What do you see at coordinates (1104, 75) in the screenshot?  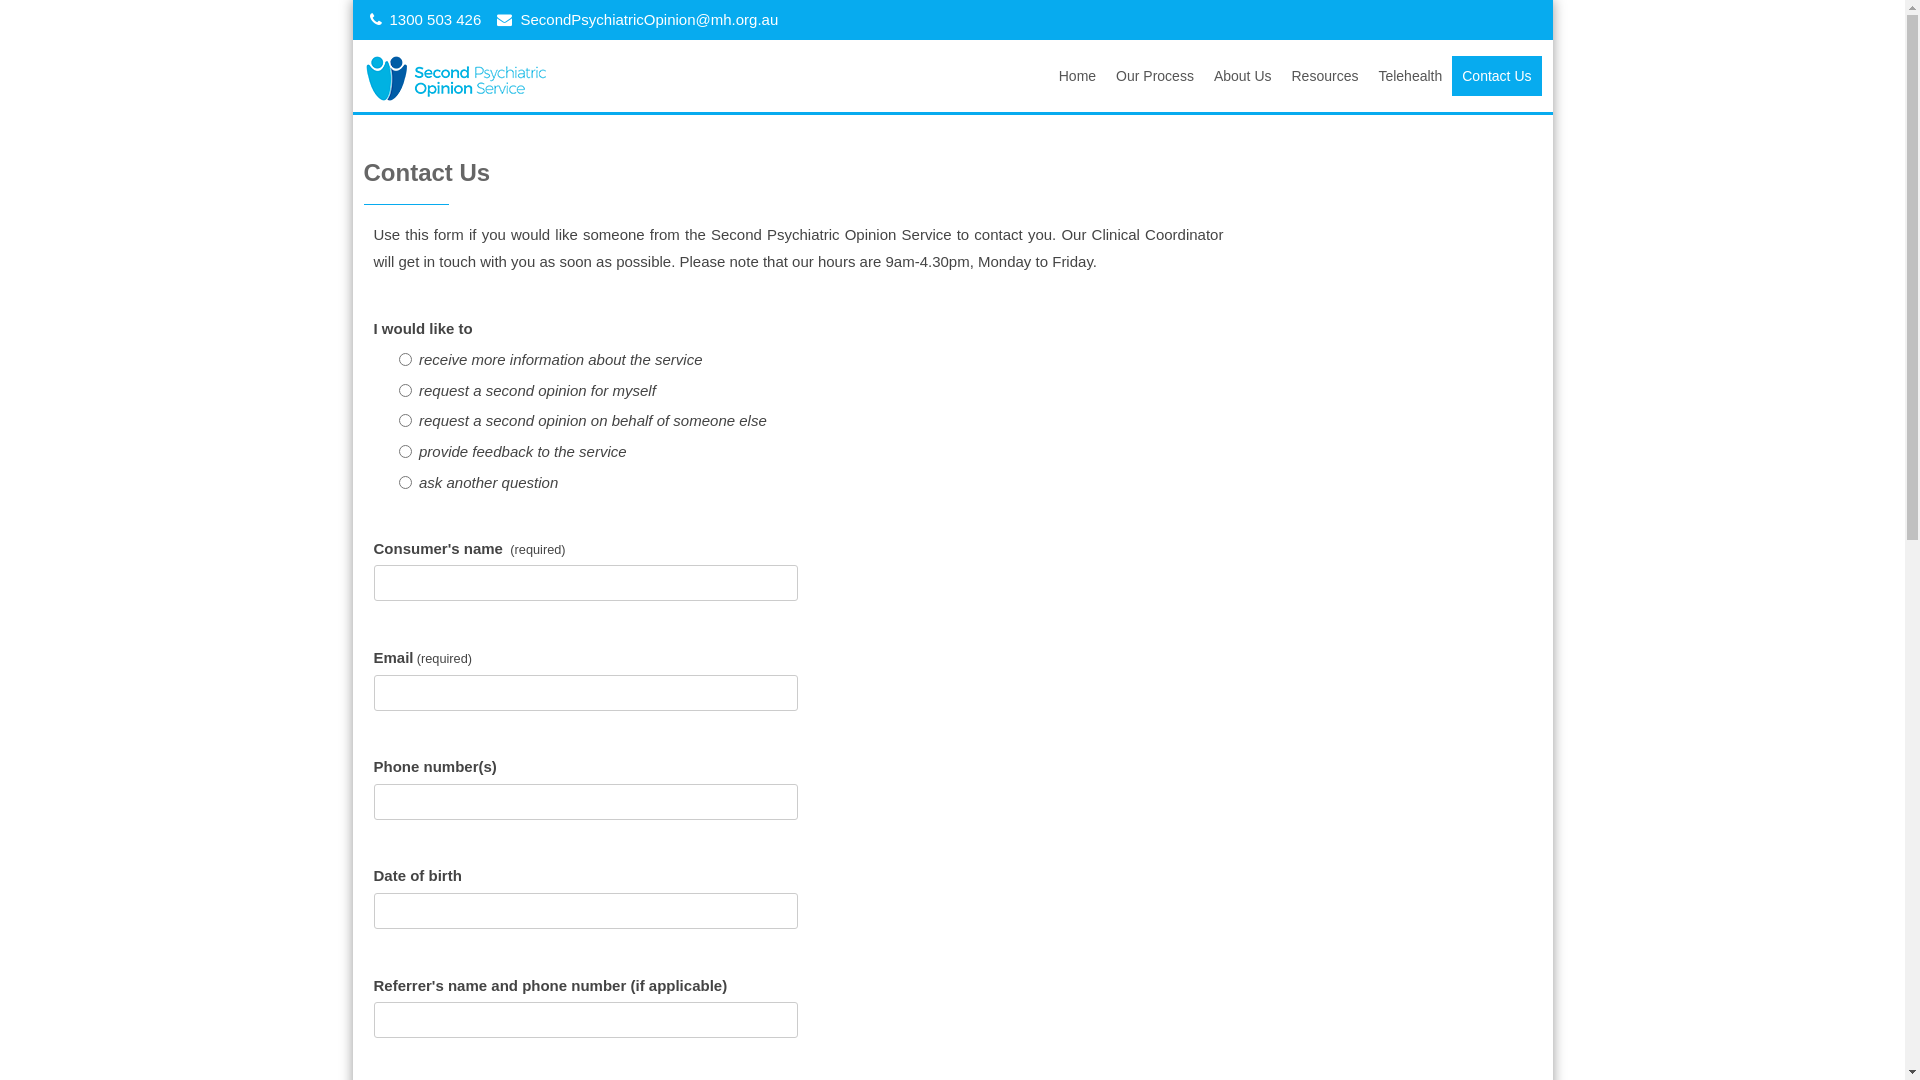 I see `'Our Process'` at bounding box center [1104, 75].